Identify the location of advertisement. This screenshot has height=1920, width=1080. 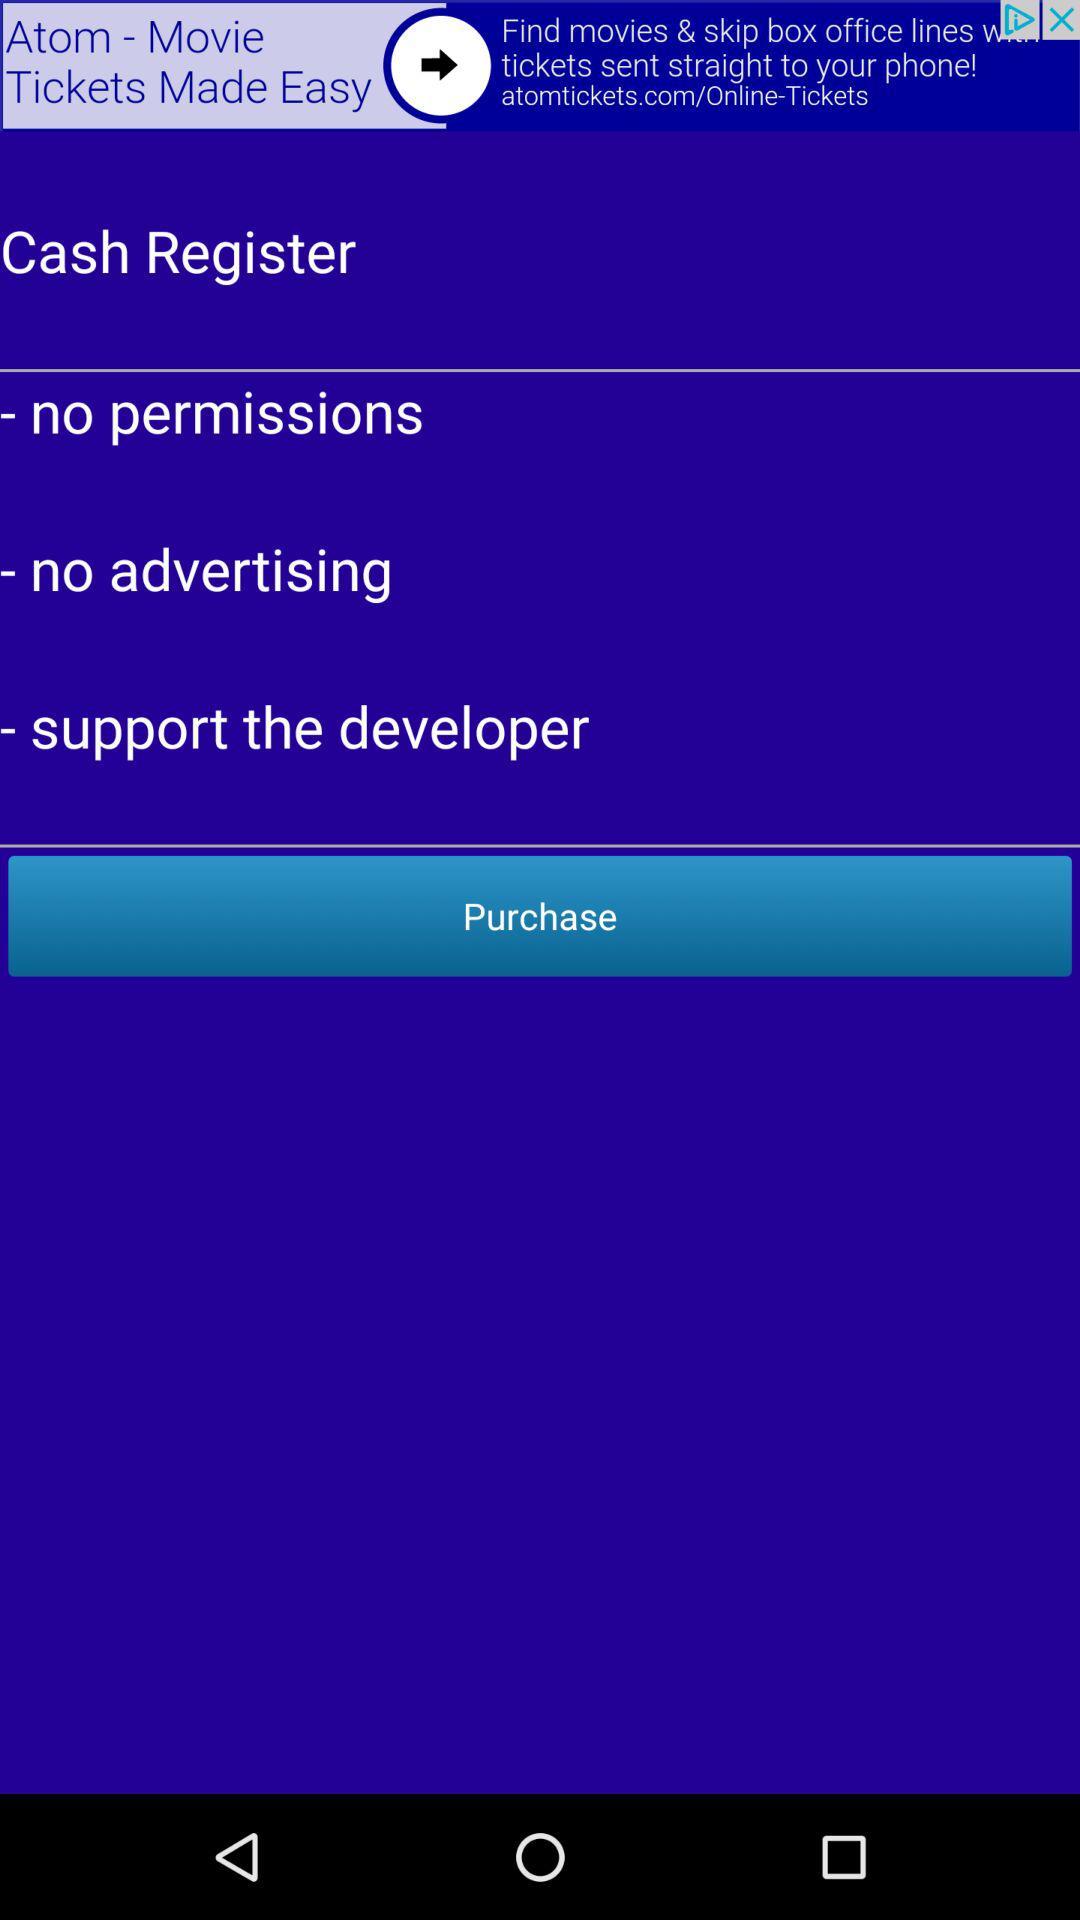
(540, 65).